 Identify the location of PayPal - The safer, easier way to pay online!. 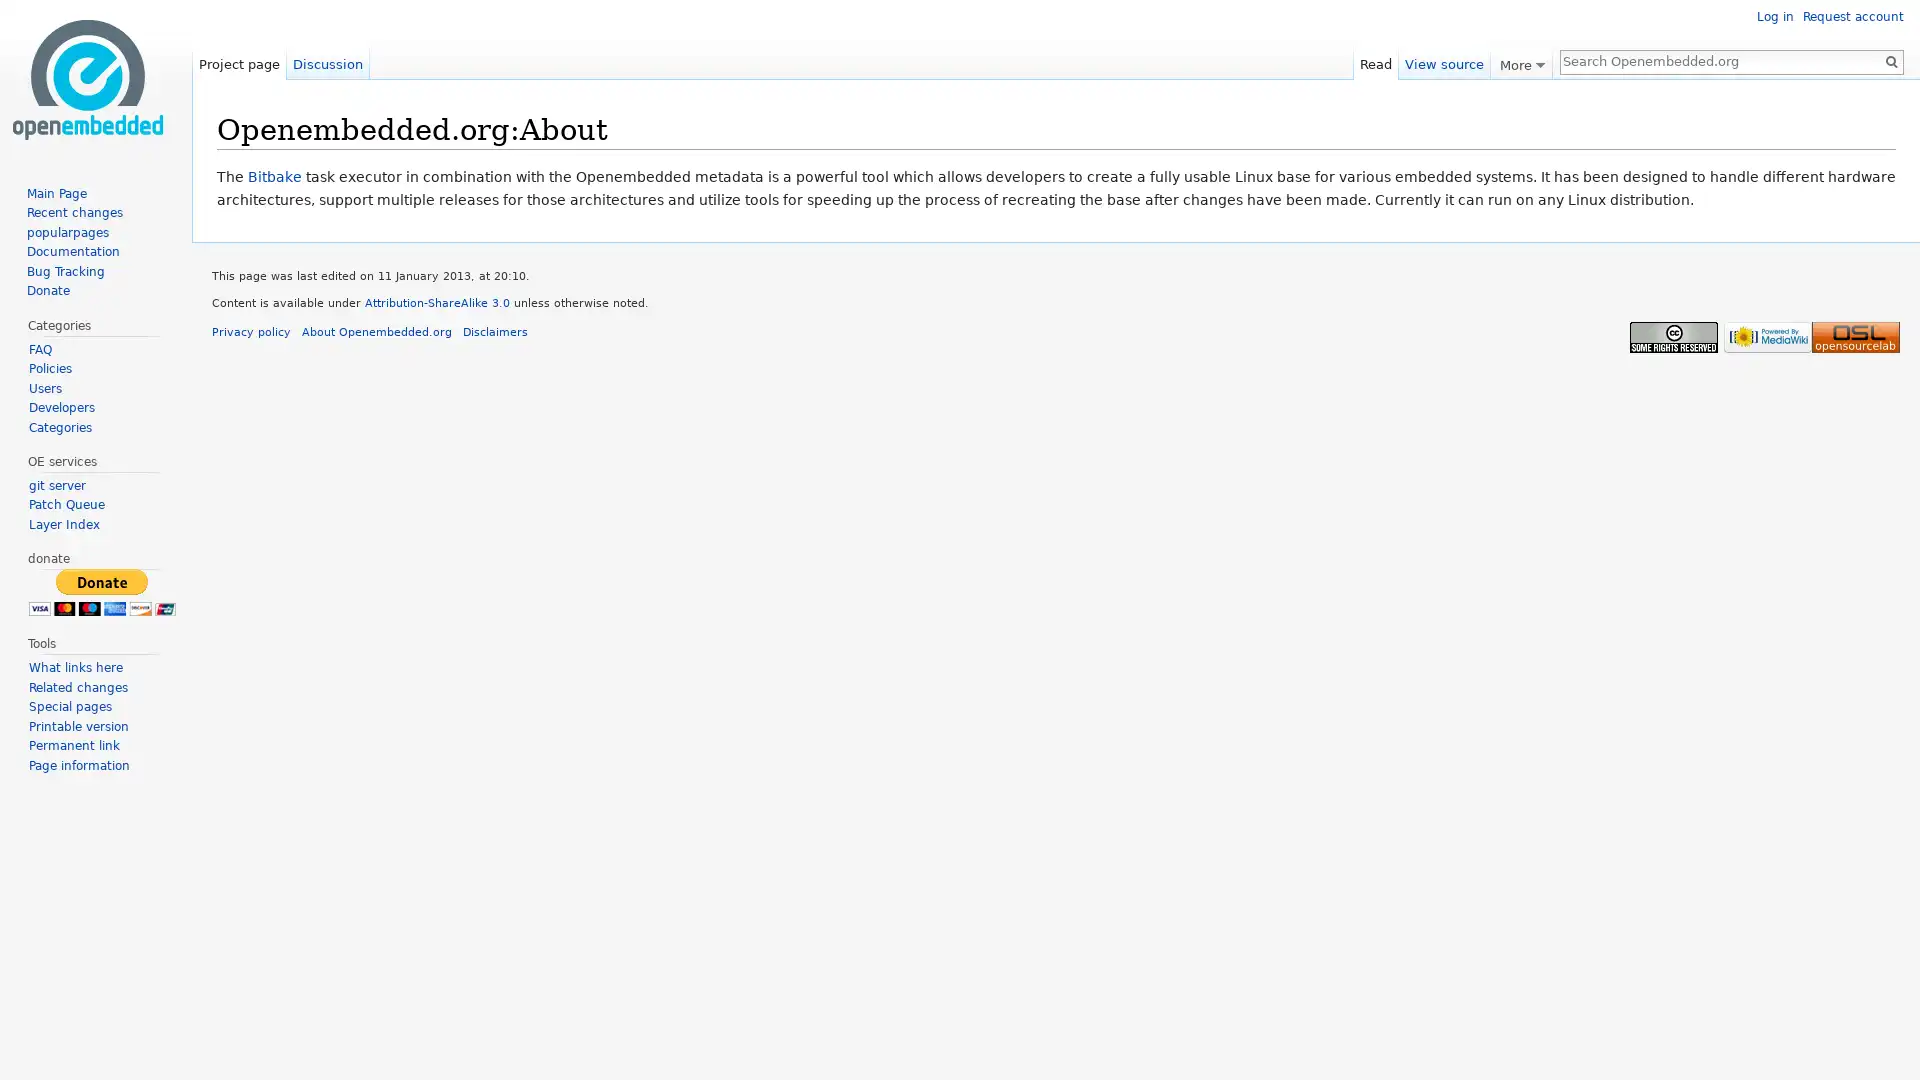
(100, 591).